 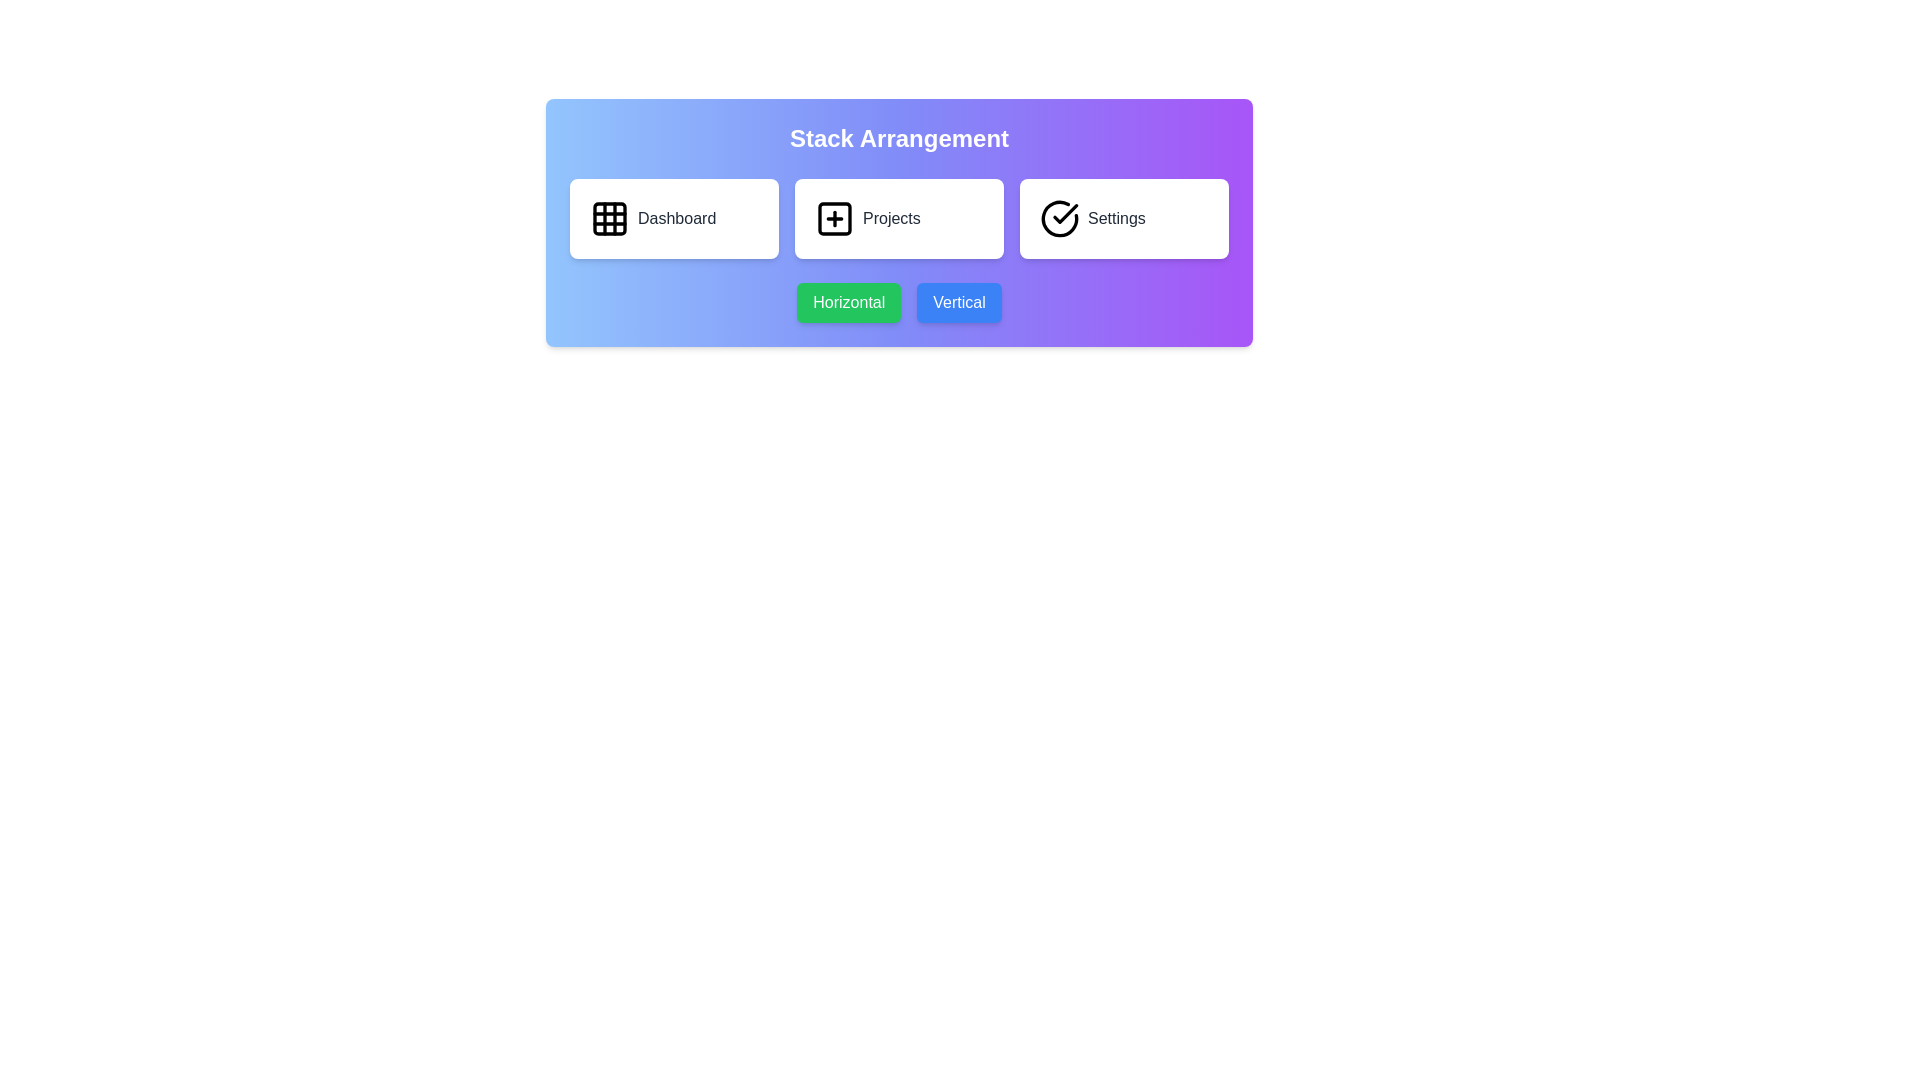 I want to click on the button located on the left side of the 'Projects' panel, so click(x=835, y=219).